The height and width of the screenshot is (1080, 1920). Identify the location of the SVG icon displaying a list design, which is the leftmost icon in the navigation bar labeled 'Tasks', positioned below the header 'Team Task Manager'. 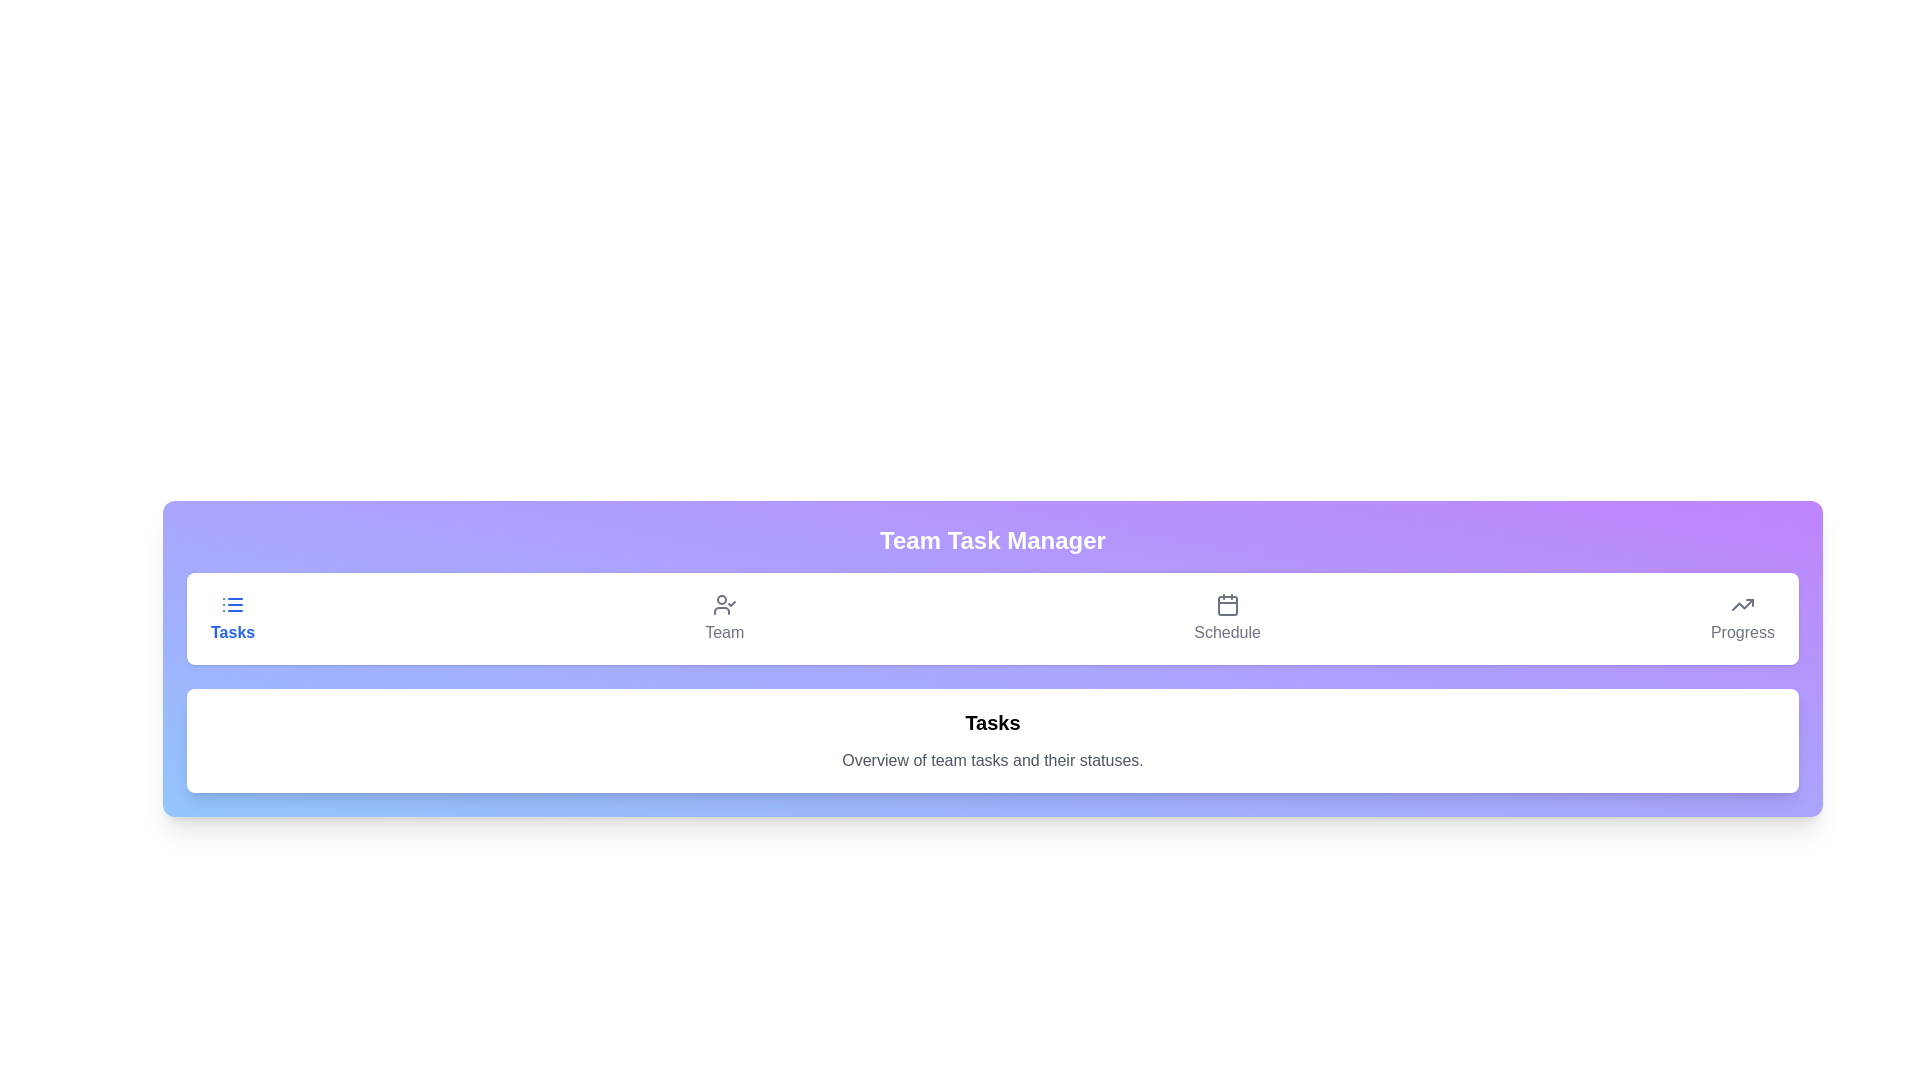
(233, 604).